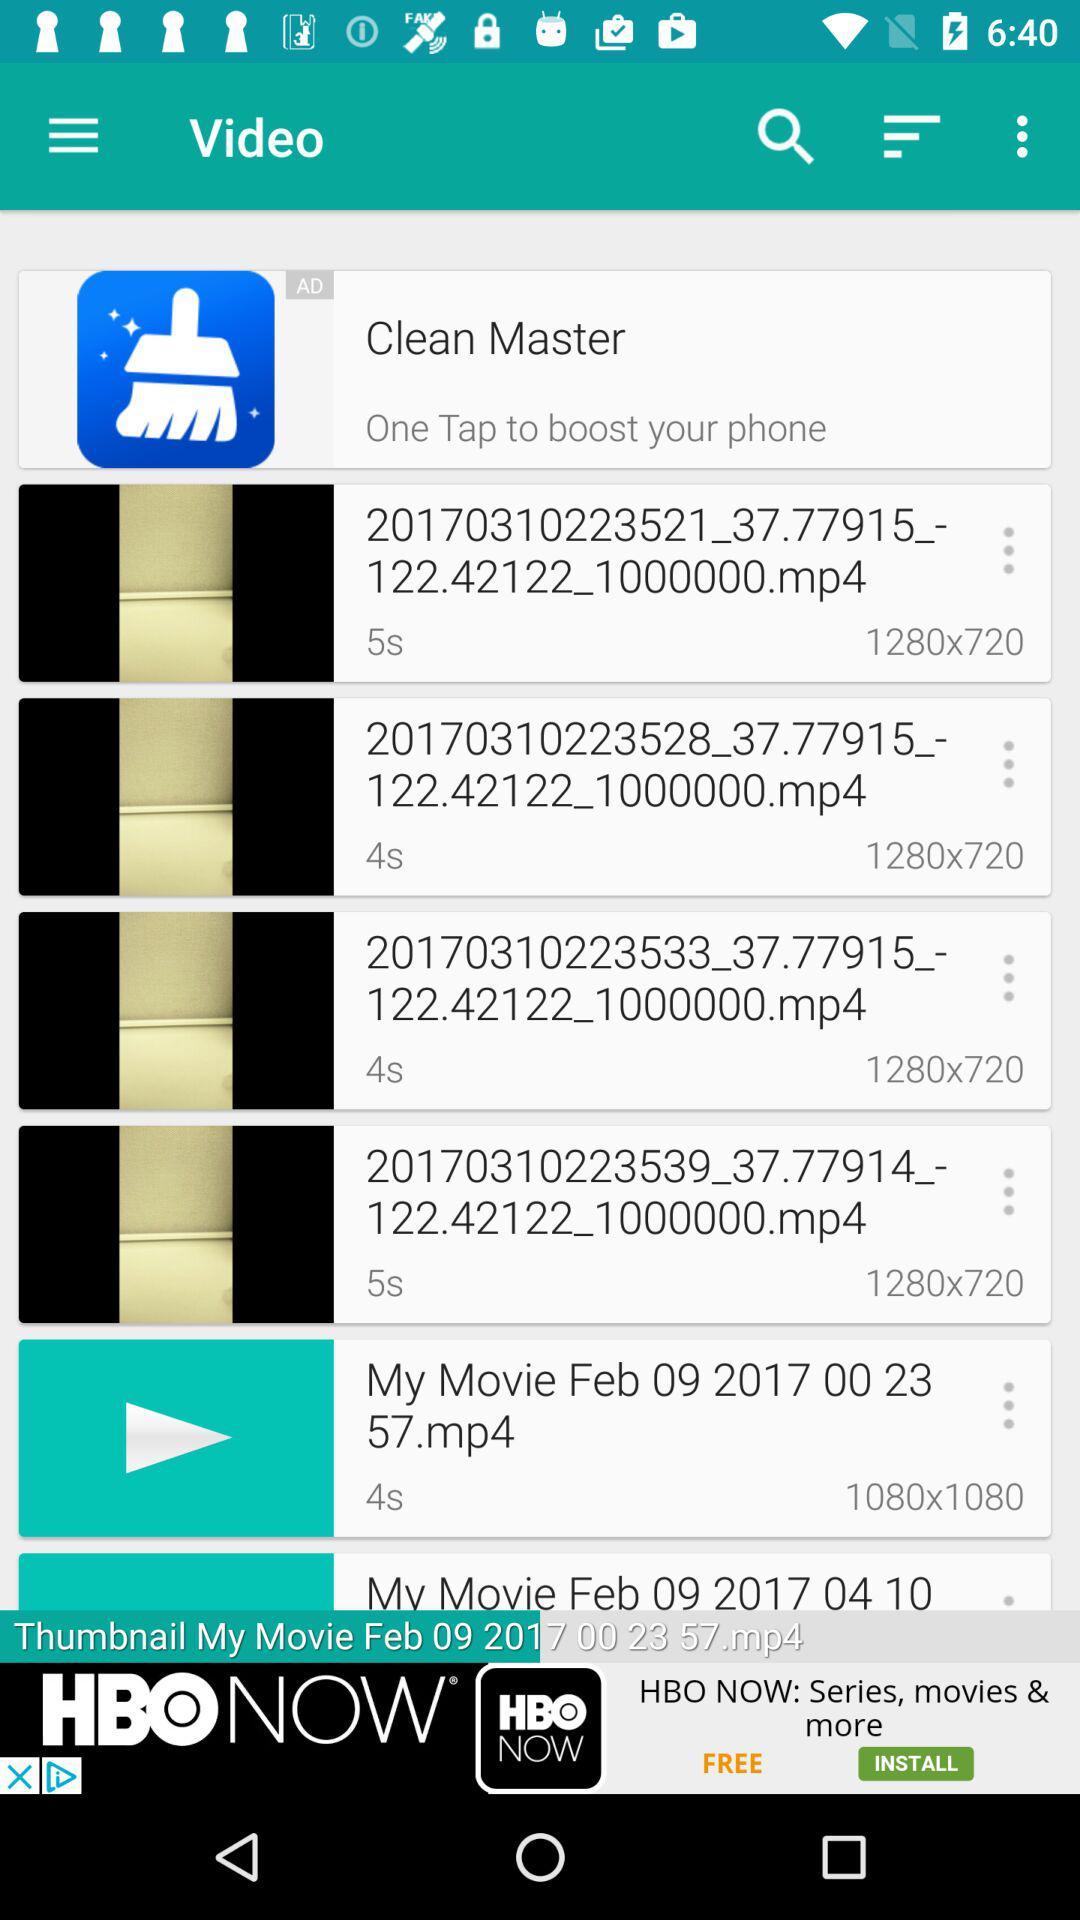 The height and width of the screenshot is (1920, 1080). I want to click on the more options buttons, so click(1027, 136).